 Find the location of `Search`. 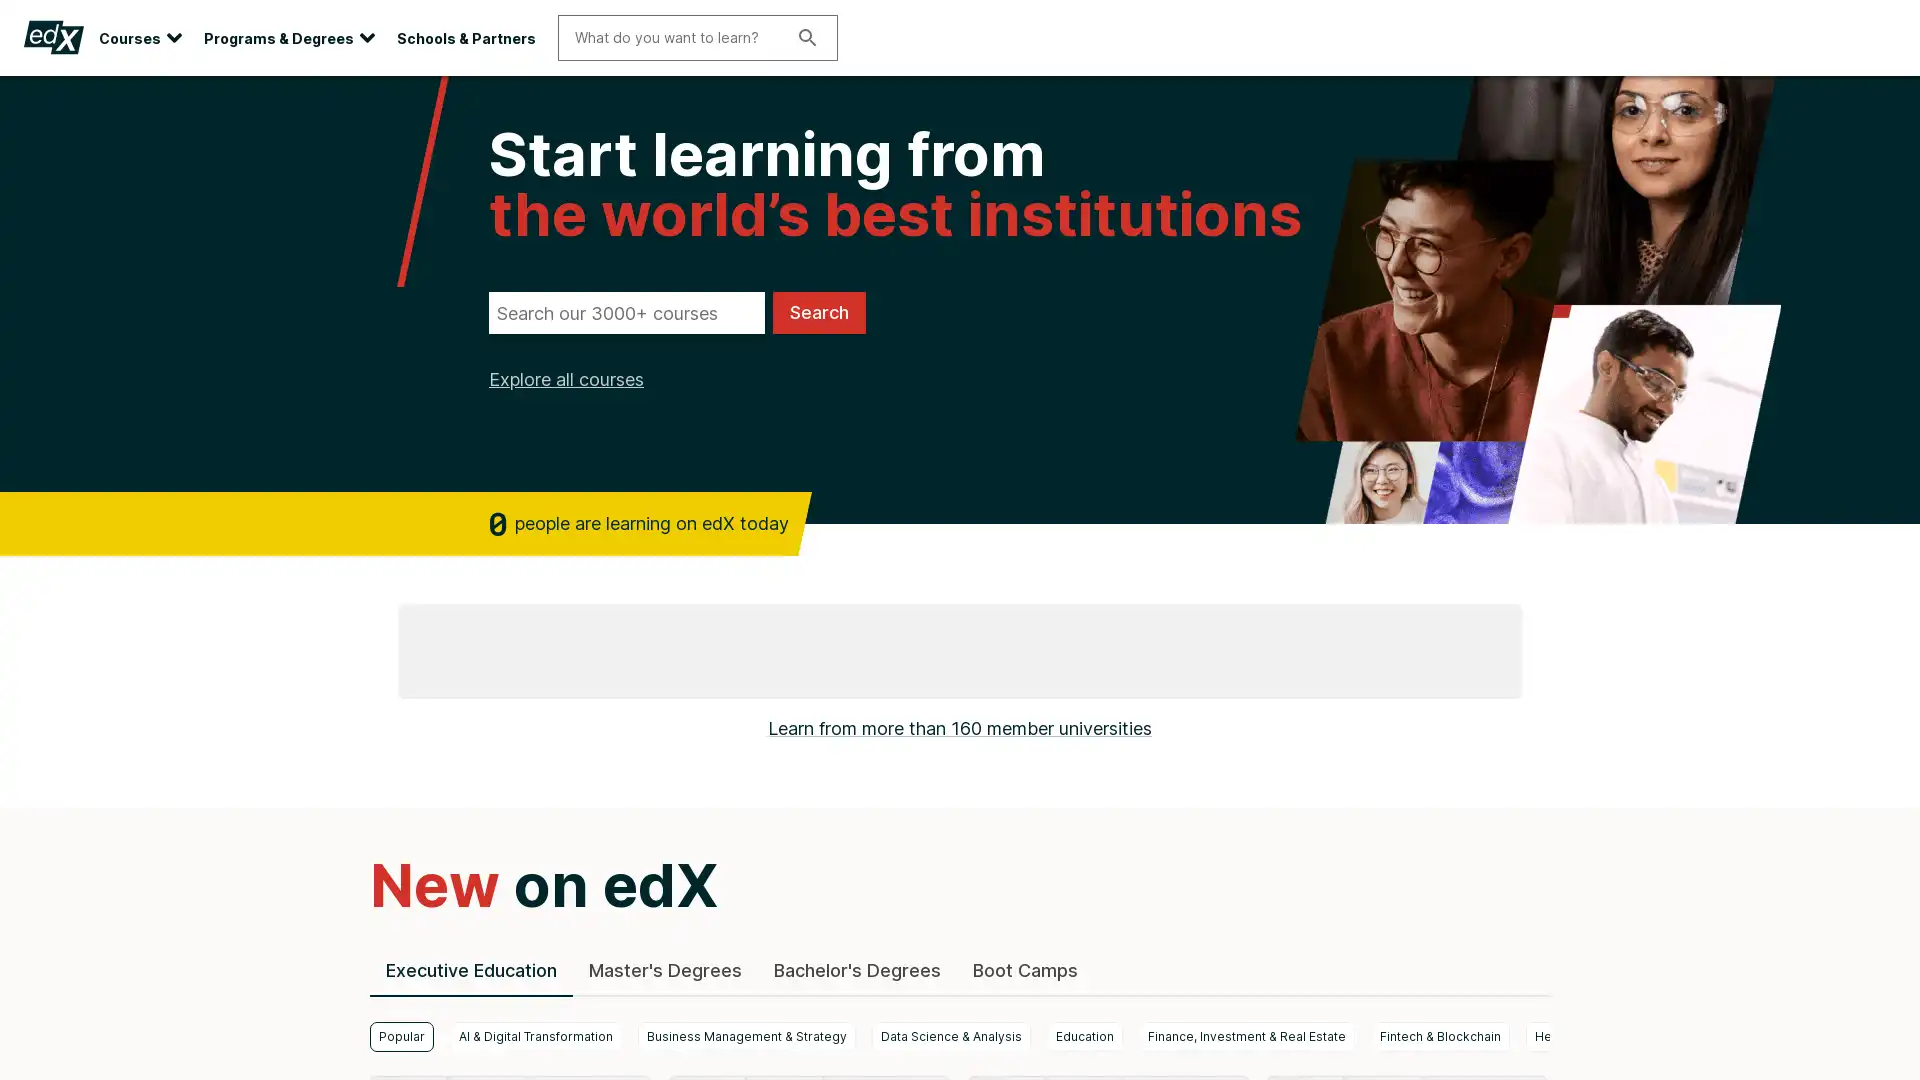

Search is located at coordinates (819, 345).